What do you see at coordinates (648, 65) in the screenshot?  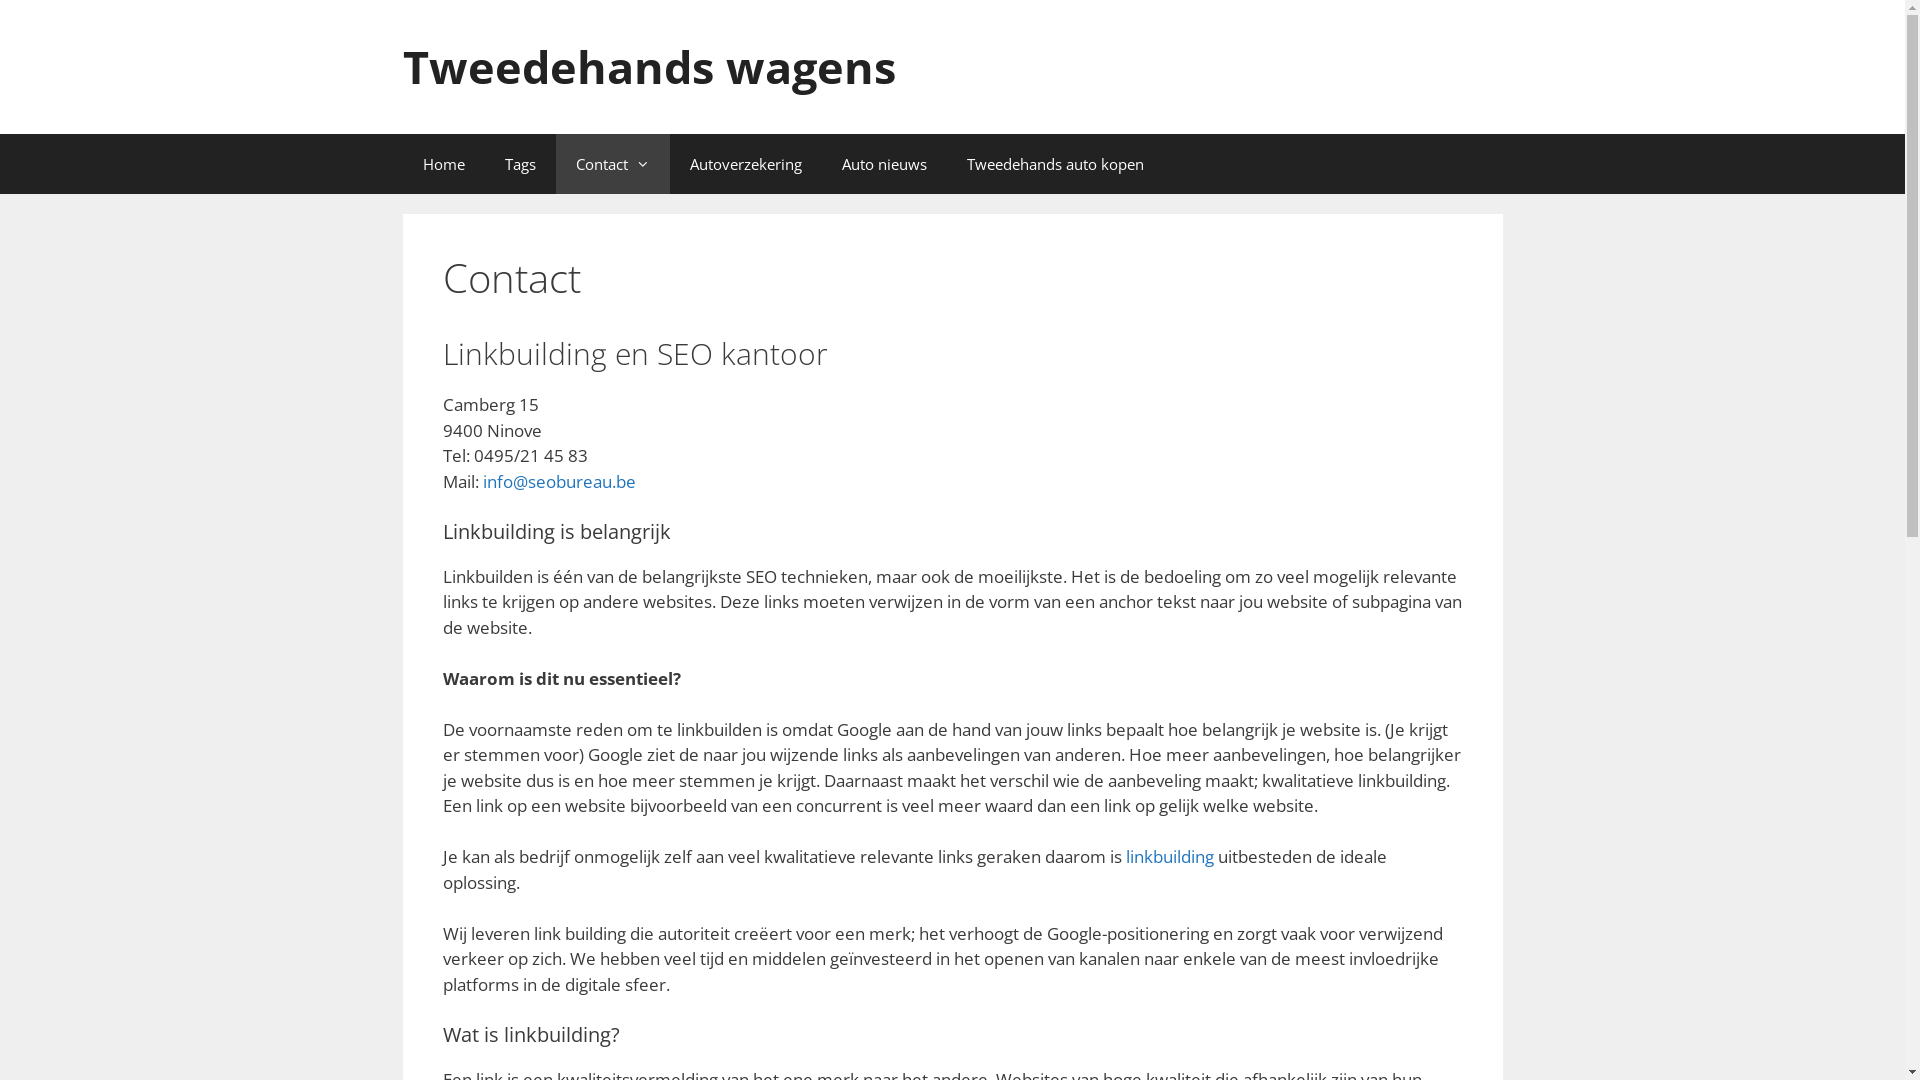 I see `'Tweedehands wagens'` at bounding box center [648, 65].